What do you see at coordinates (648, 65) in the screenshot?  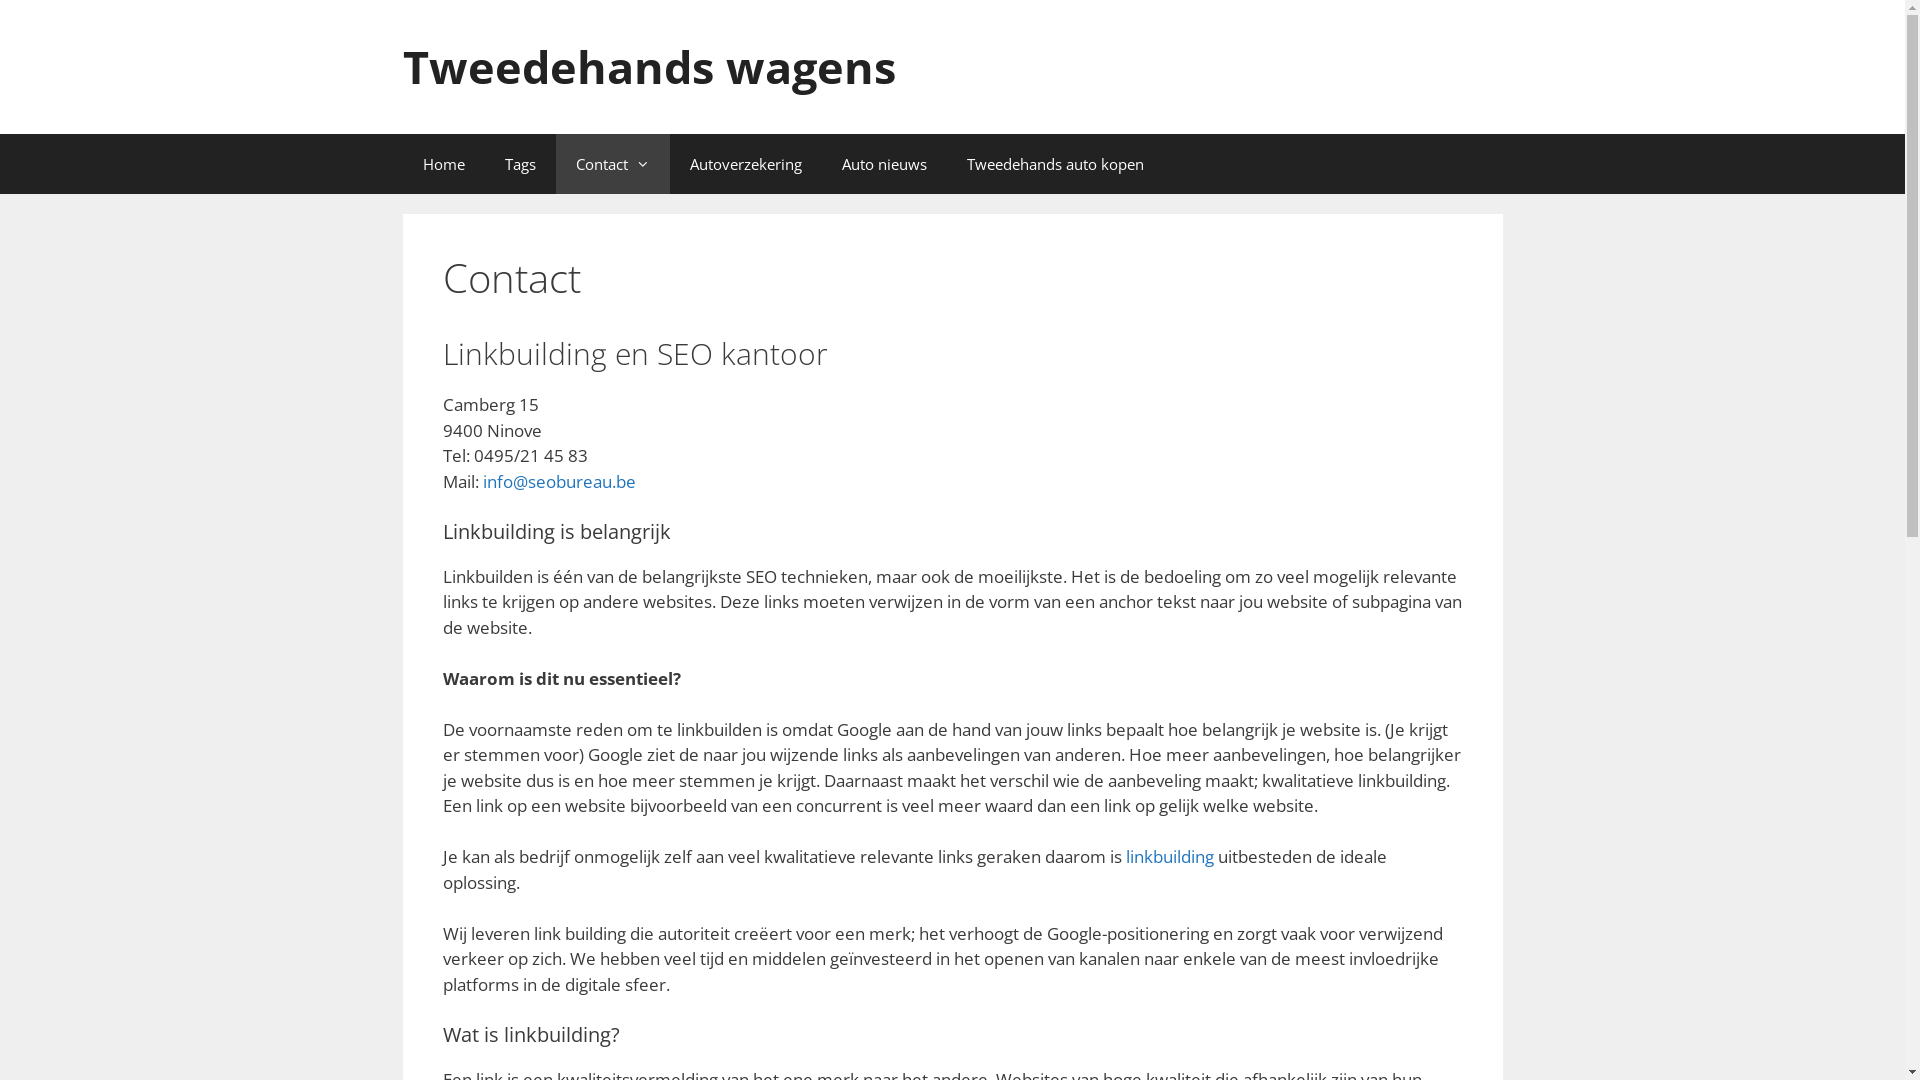 I see `'Tweedehands wagens'` at bounding box center [648, 65].